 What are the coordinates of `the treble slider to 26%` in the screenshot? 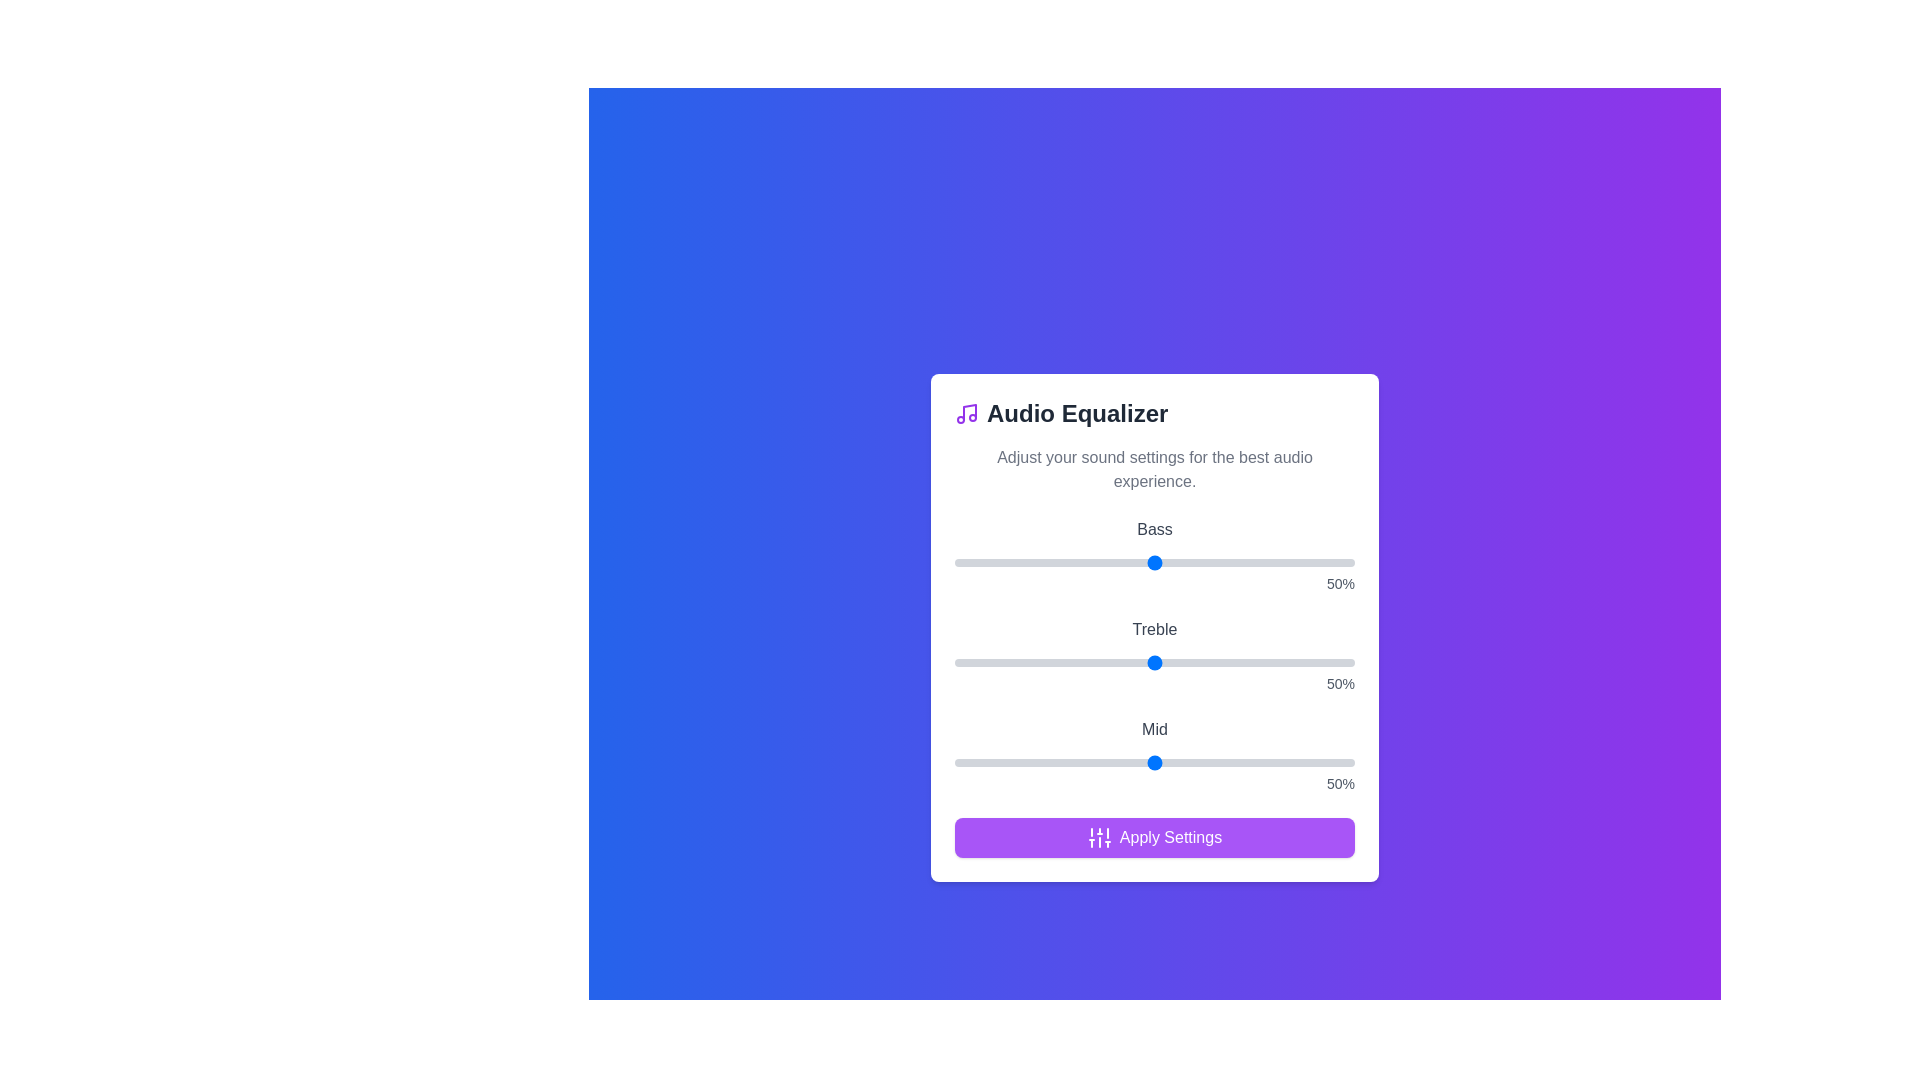 It's located at (1058, 663).